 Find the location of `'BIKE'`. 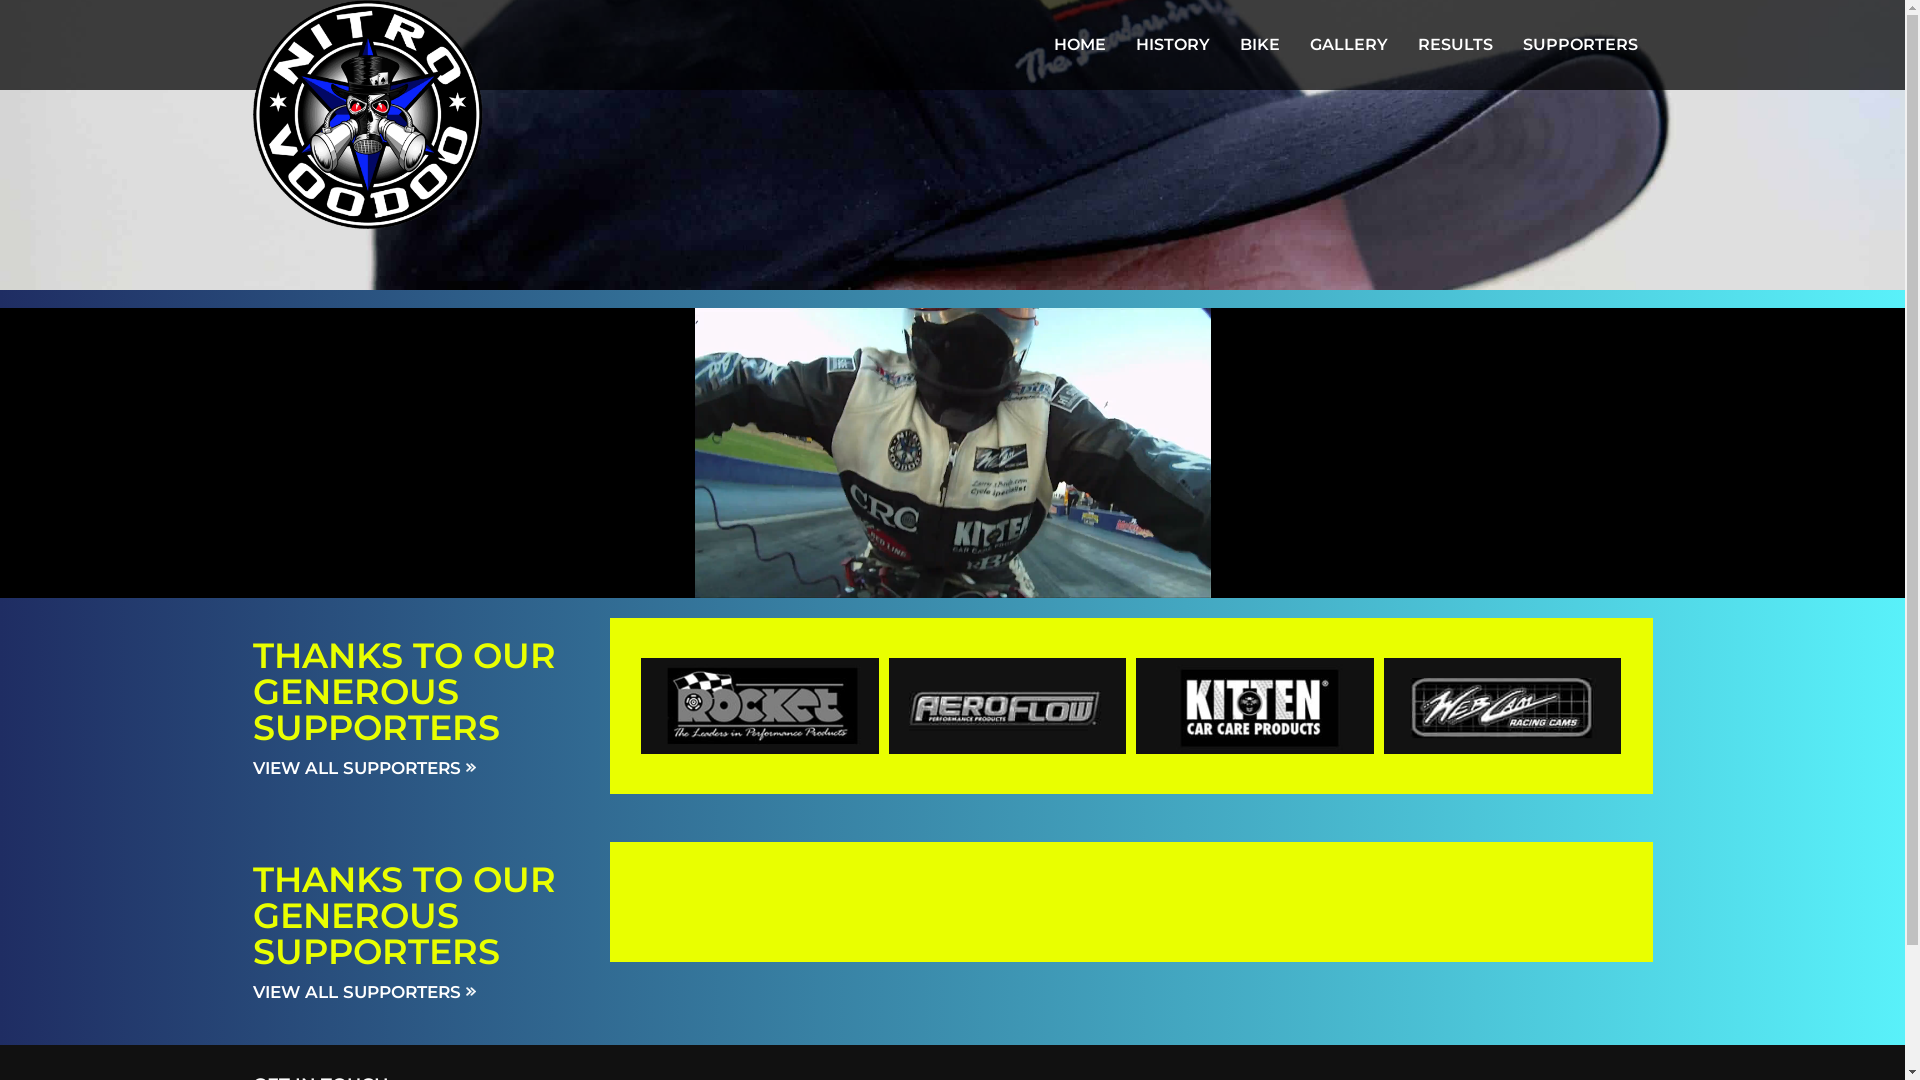

'BIKE' is located at coordinates (1257, 45).